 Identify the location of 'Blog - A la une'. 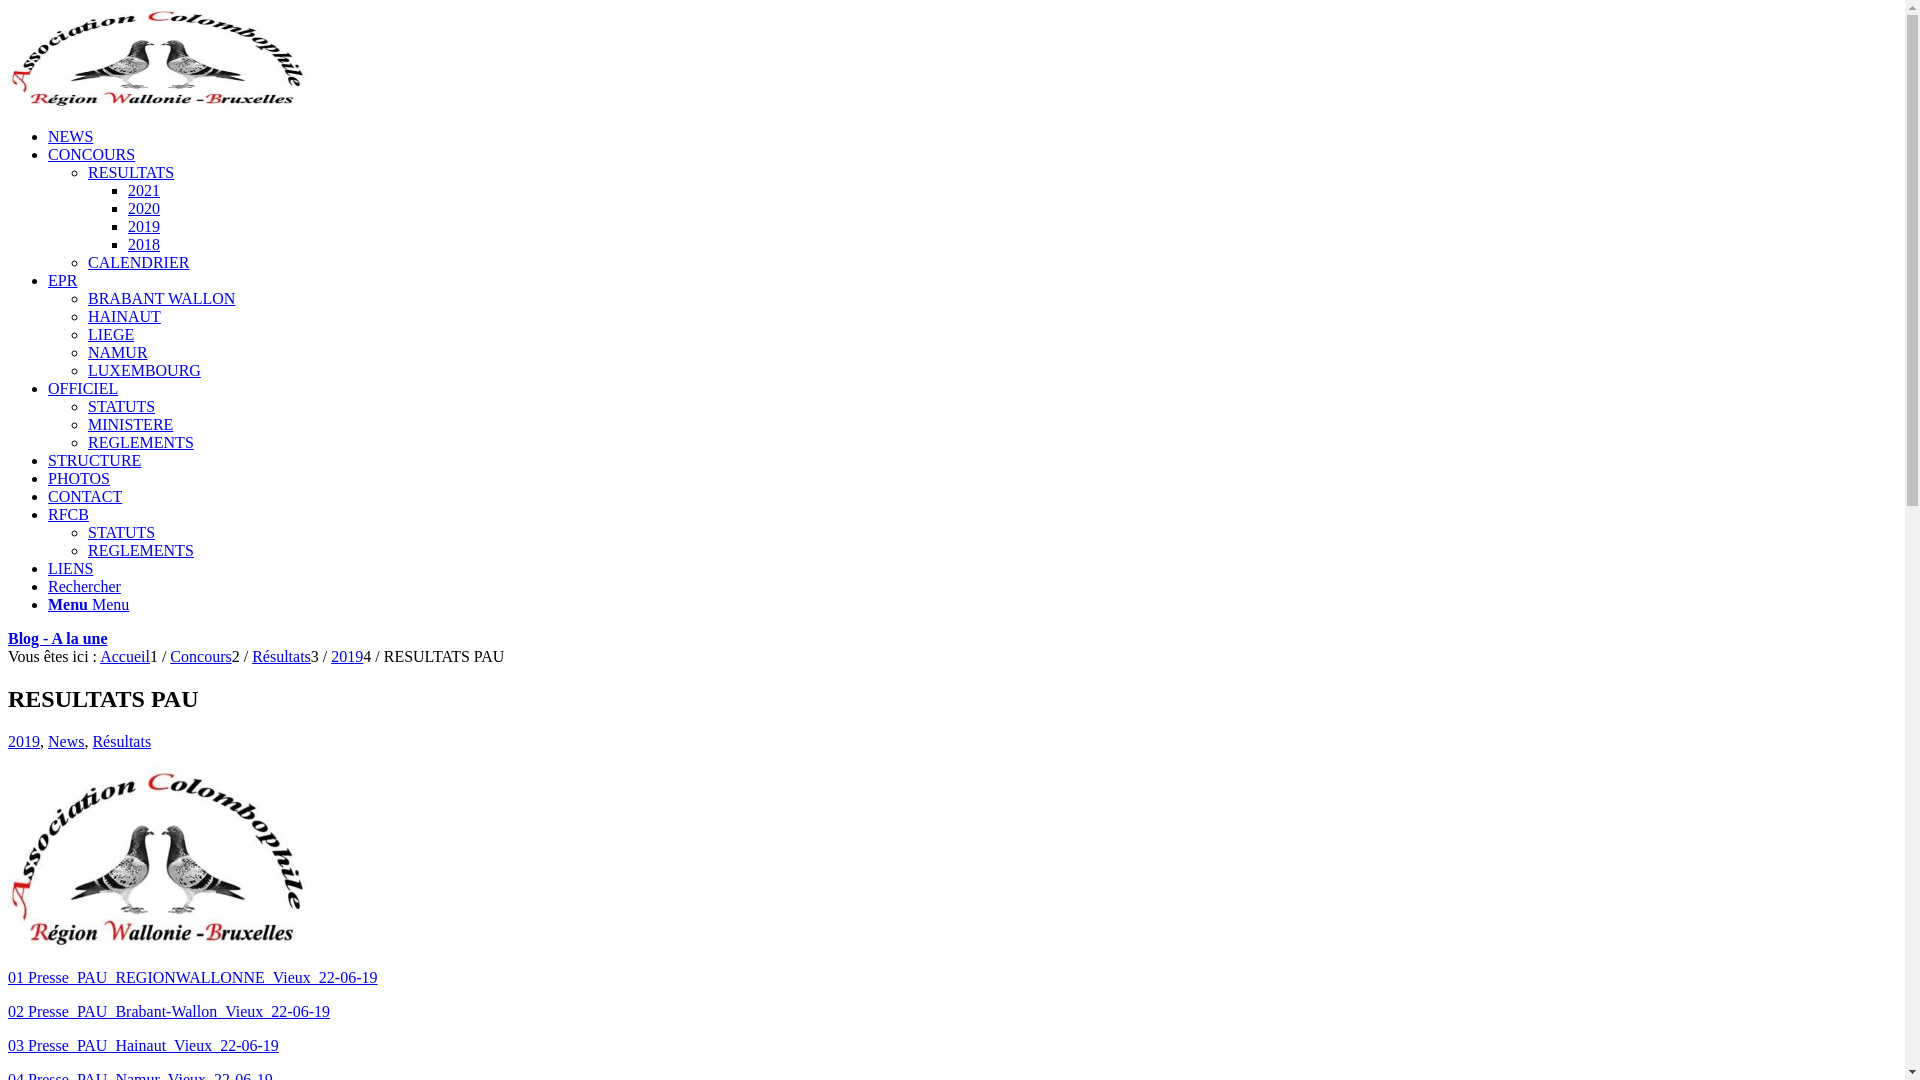
(57, 638).